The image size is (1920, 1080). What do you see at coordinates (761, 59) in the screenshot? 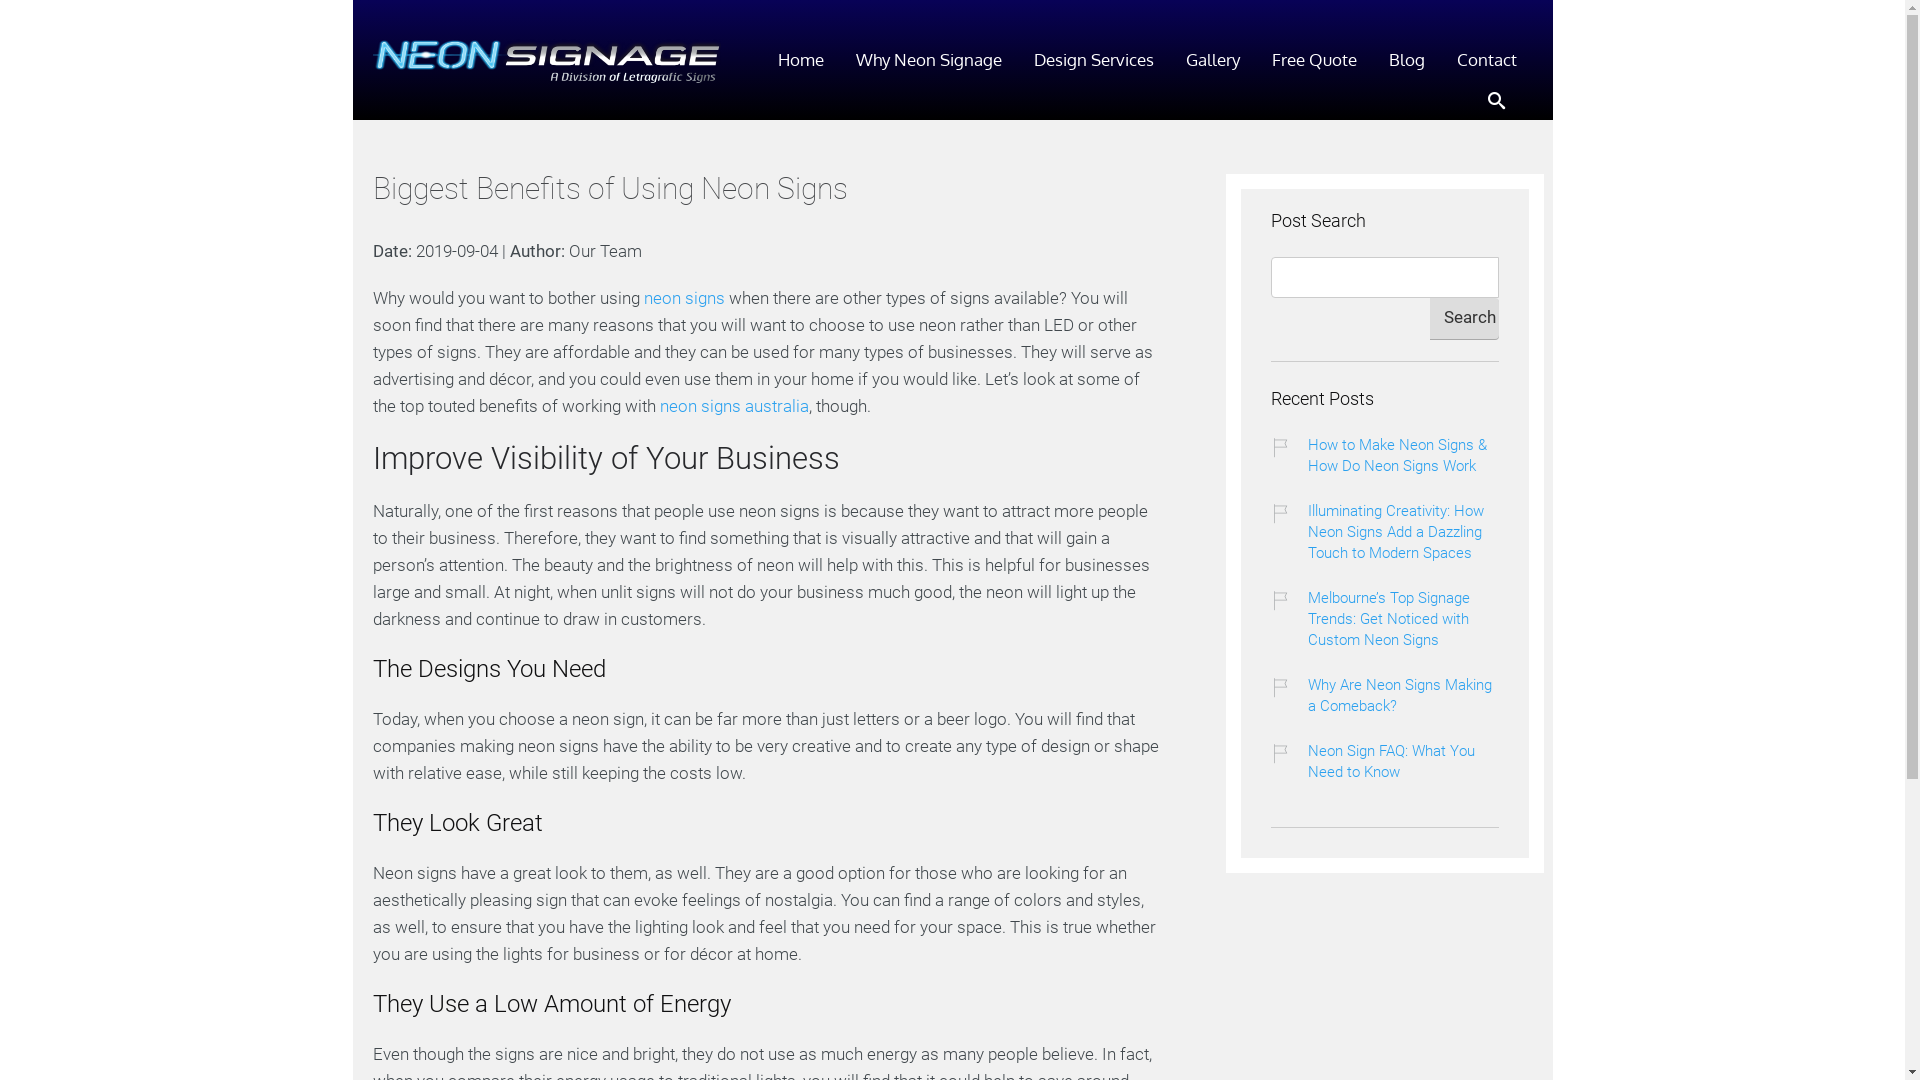
I see `'Home'` at bounding box center [761, 59].